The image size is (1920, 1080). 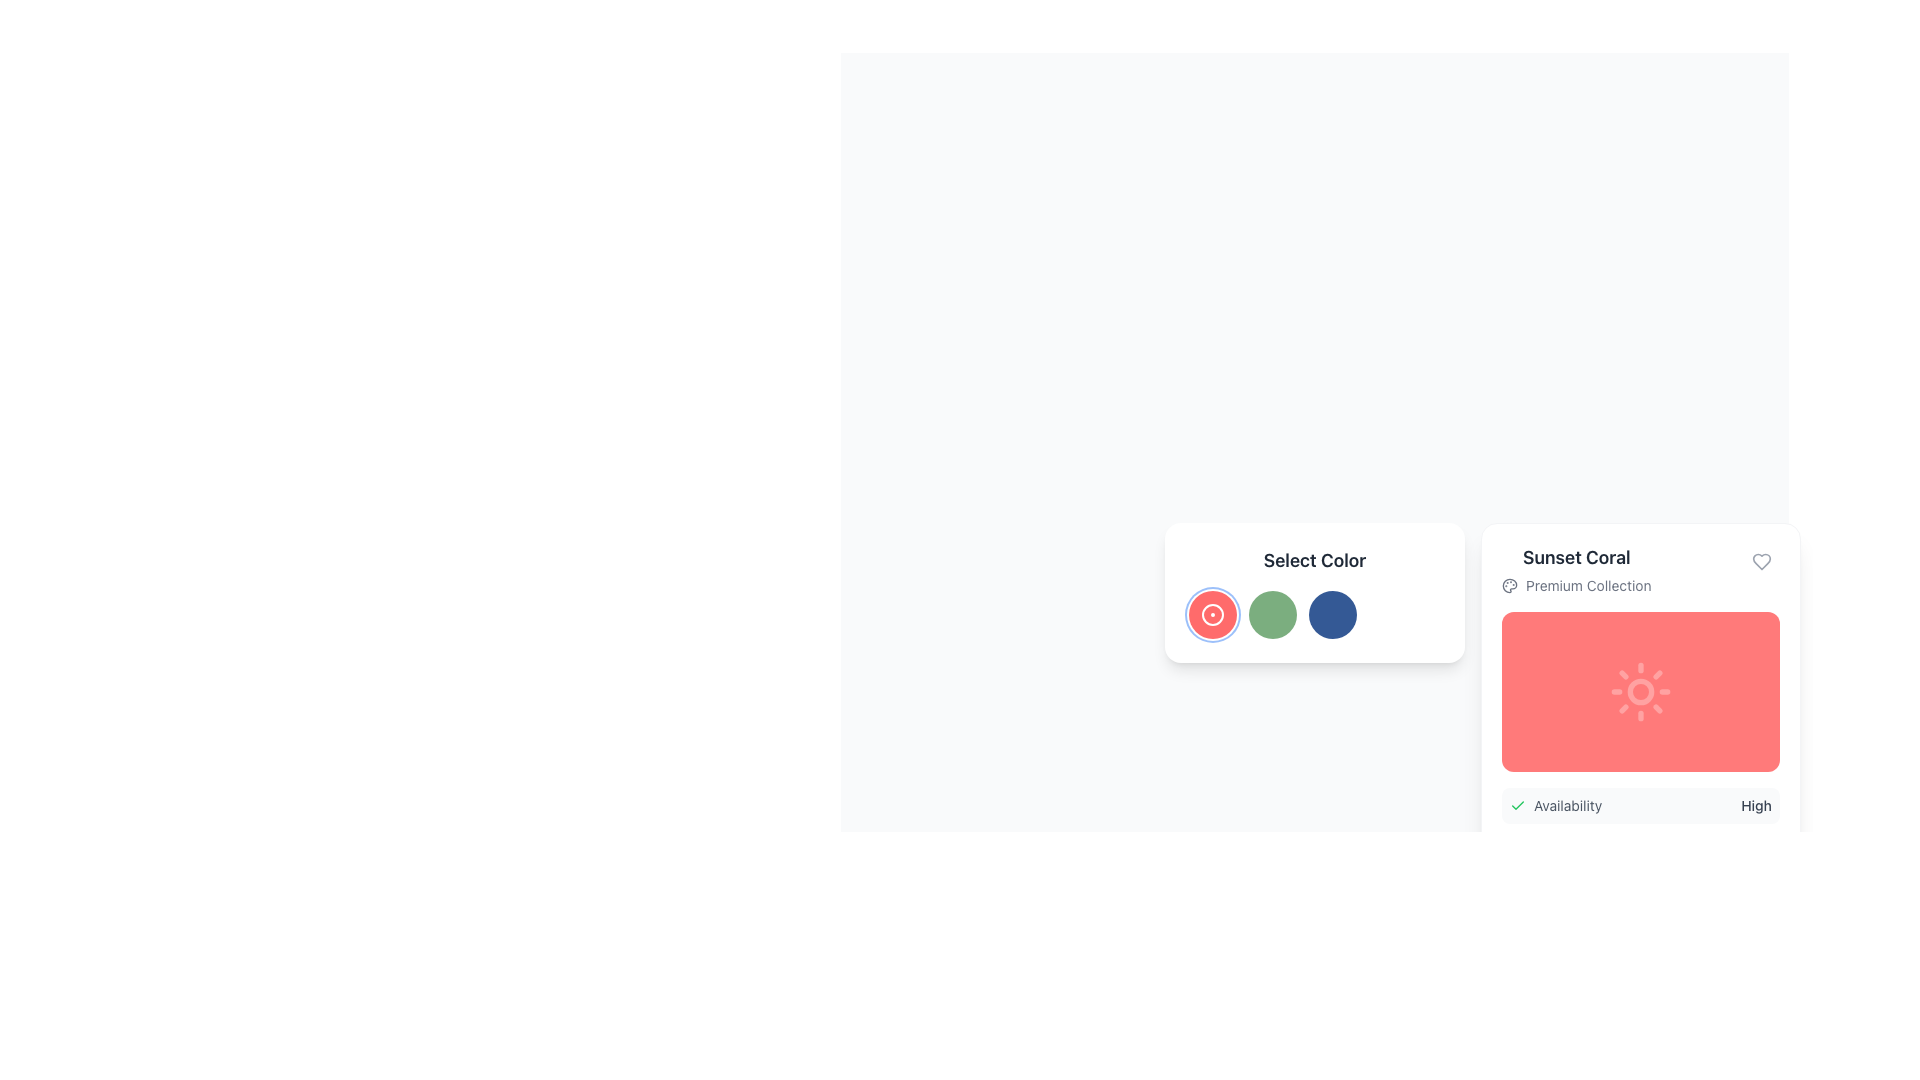 I want to click on the circular geometric shape within the color palette icon, which is part of the SVG representation labeled 'Select Color.', so click(x=1510, y=585).